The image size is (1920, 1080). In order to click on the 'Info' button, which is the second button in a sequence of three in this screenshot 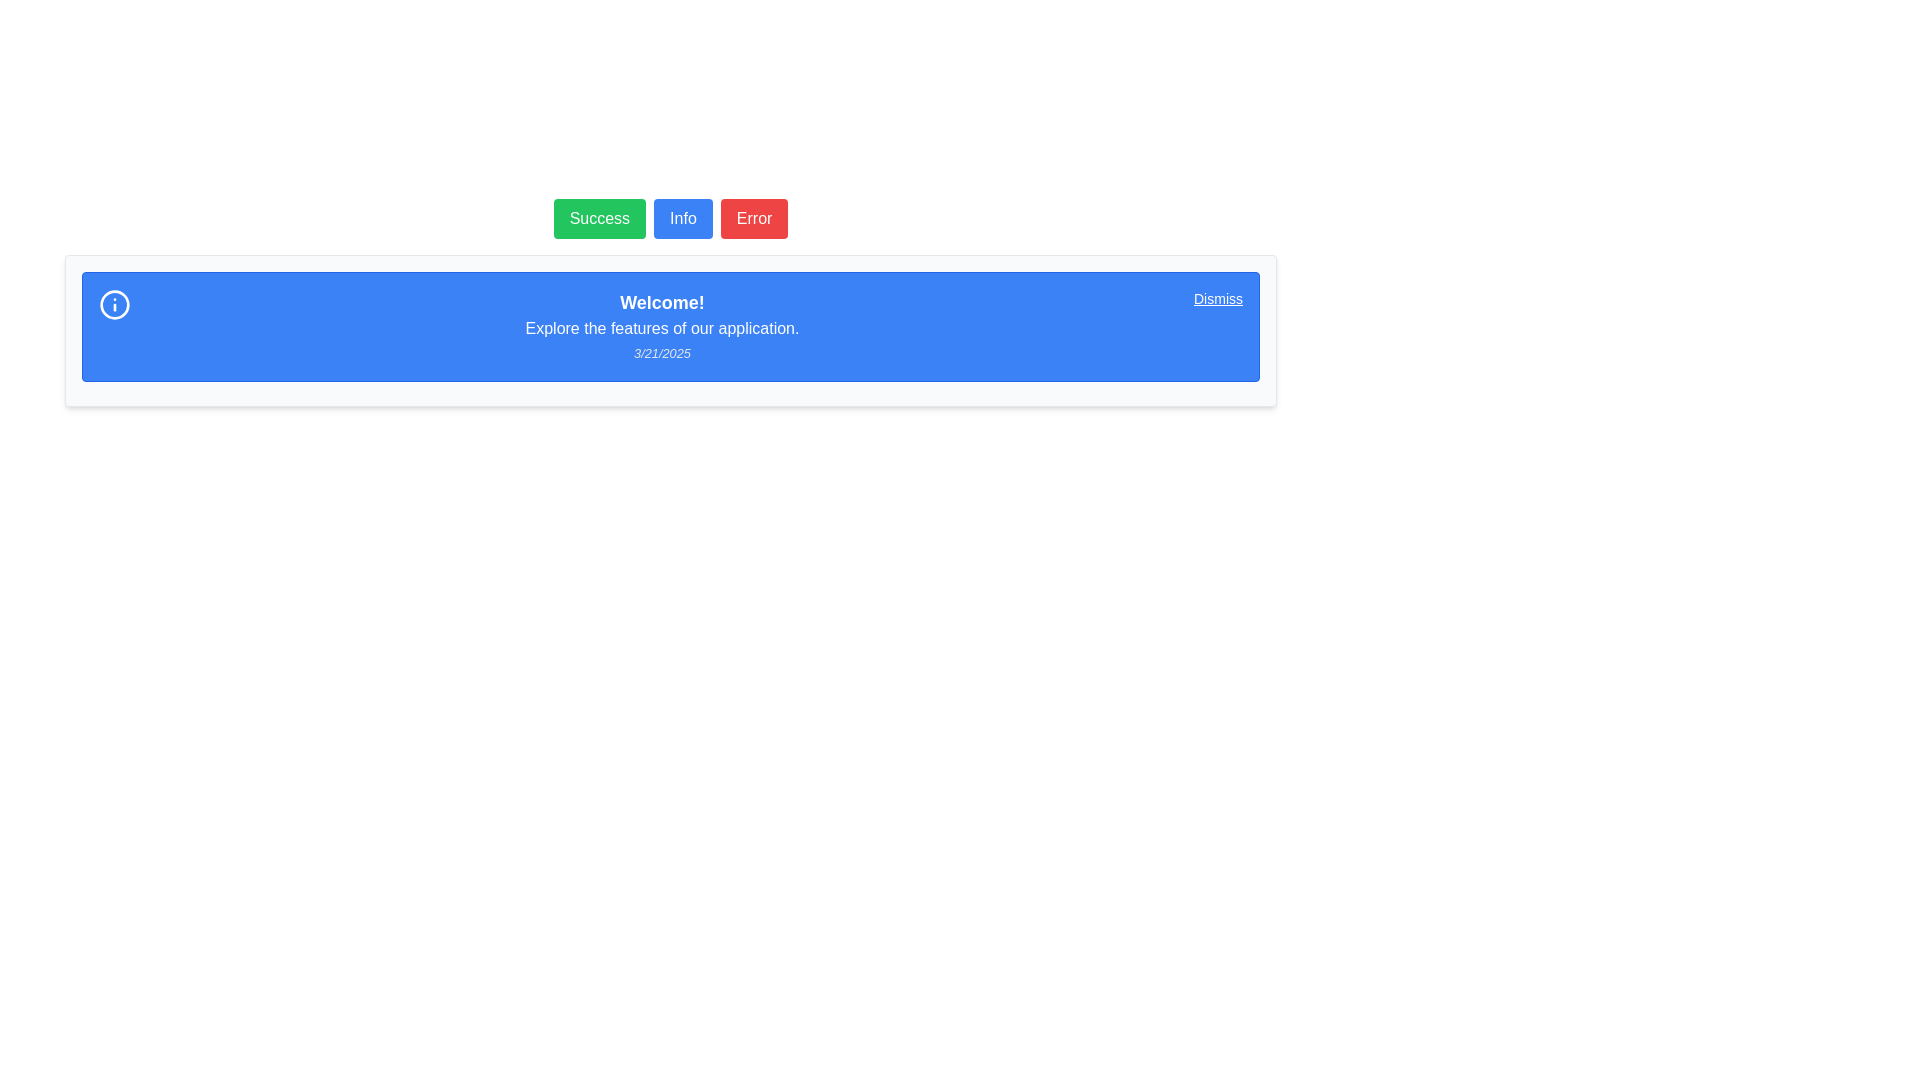, I will do `click(671, 219)`.